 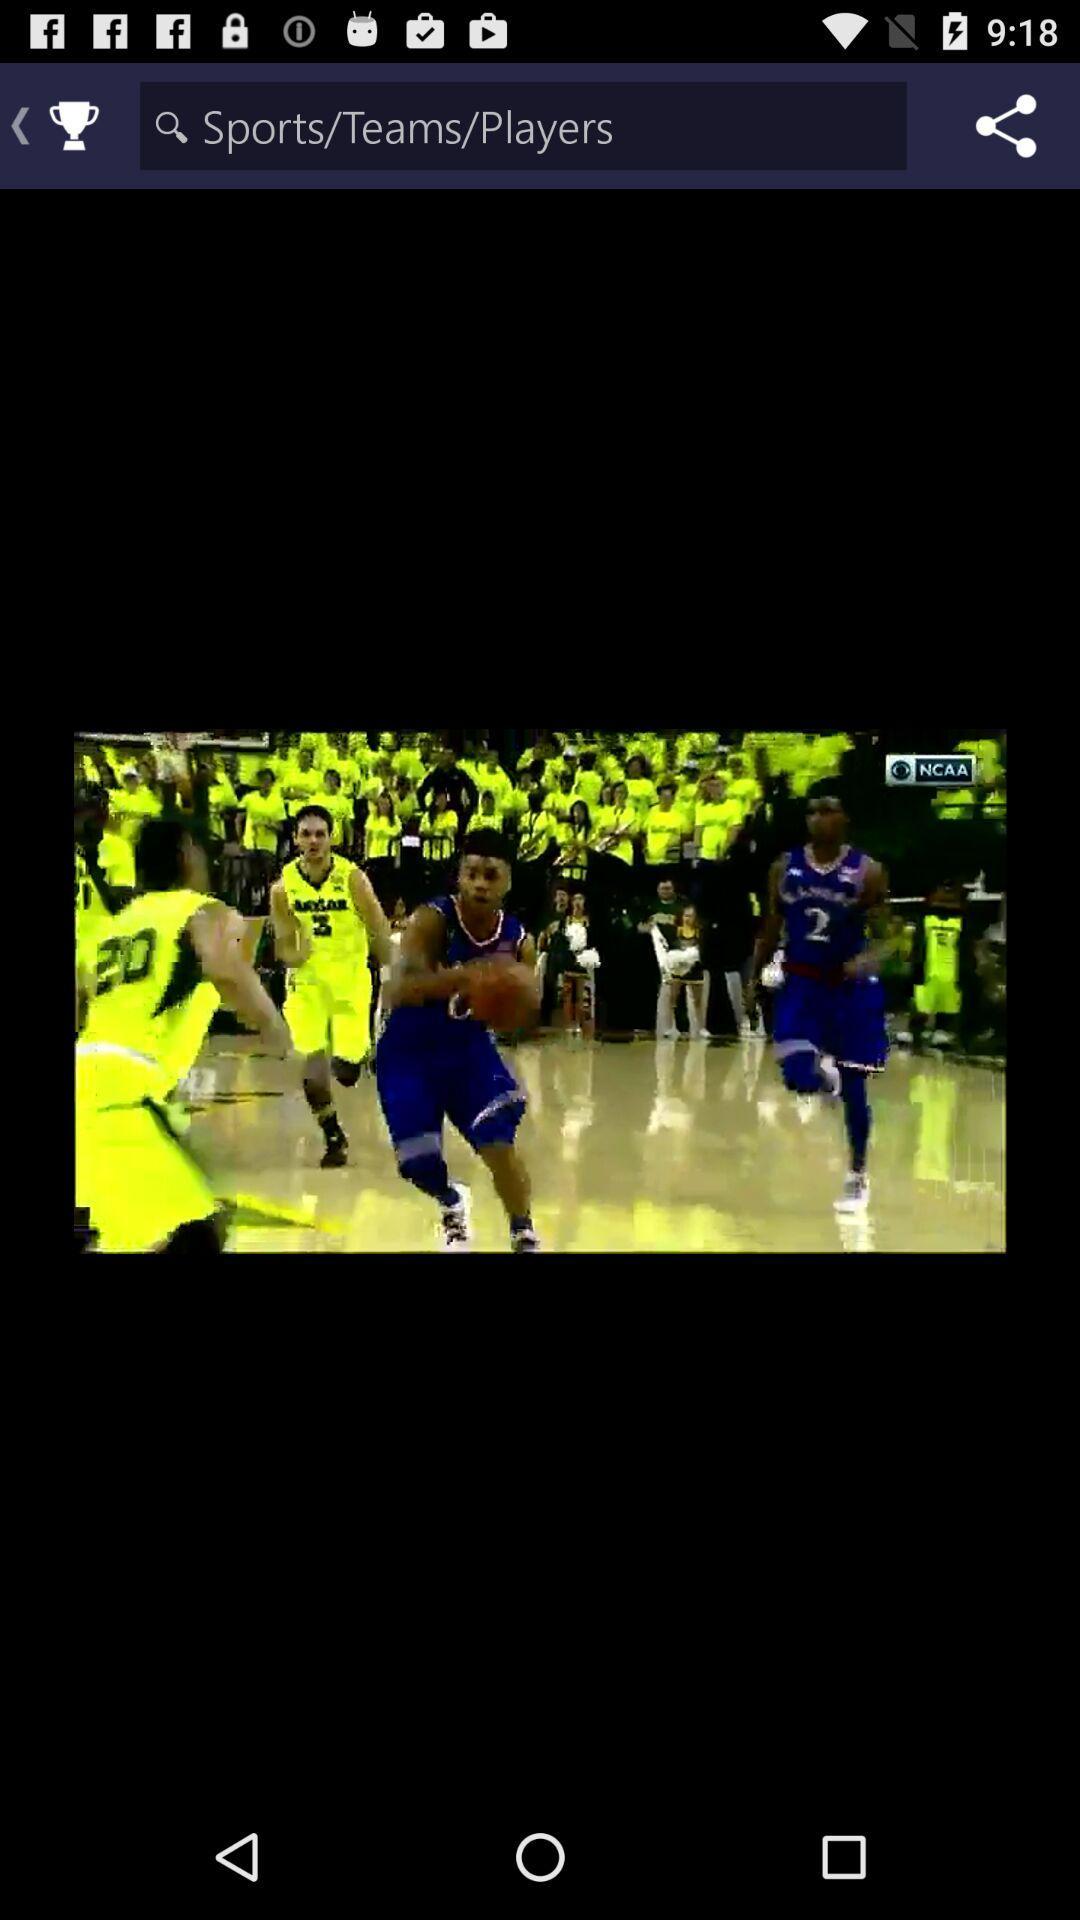 What do you see at coordinates (522, 124) in the screenshot?
I see `search for a specific team or player` at bounding box center [522, 124].